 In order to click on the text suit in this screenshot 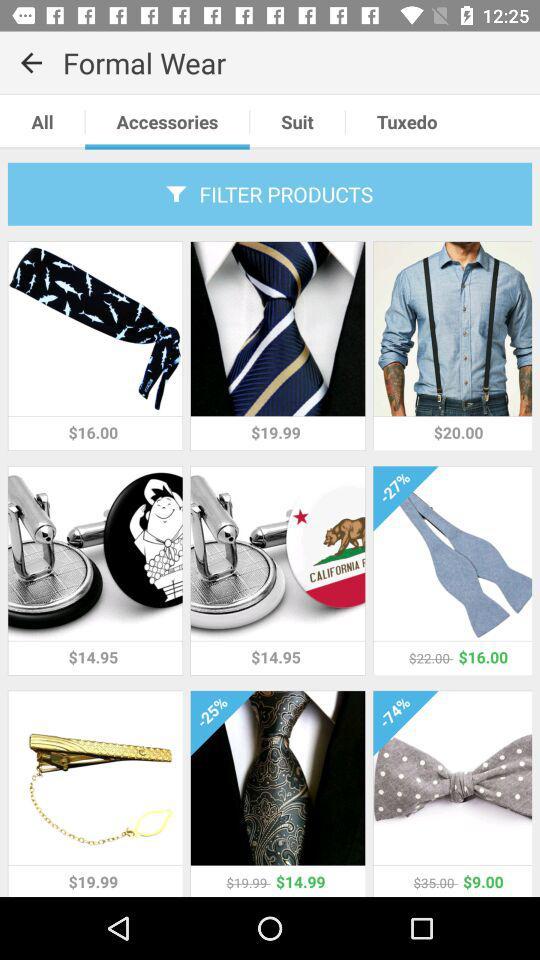, I will do `click(296, 121)`.